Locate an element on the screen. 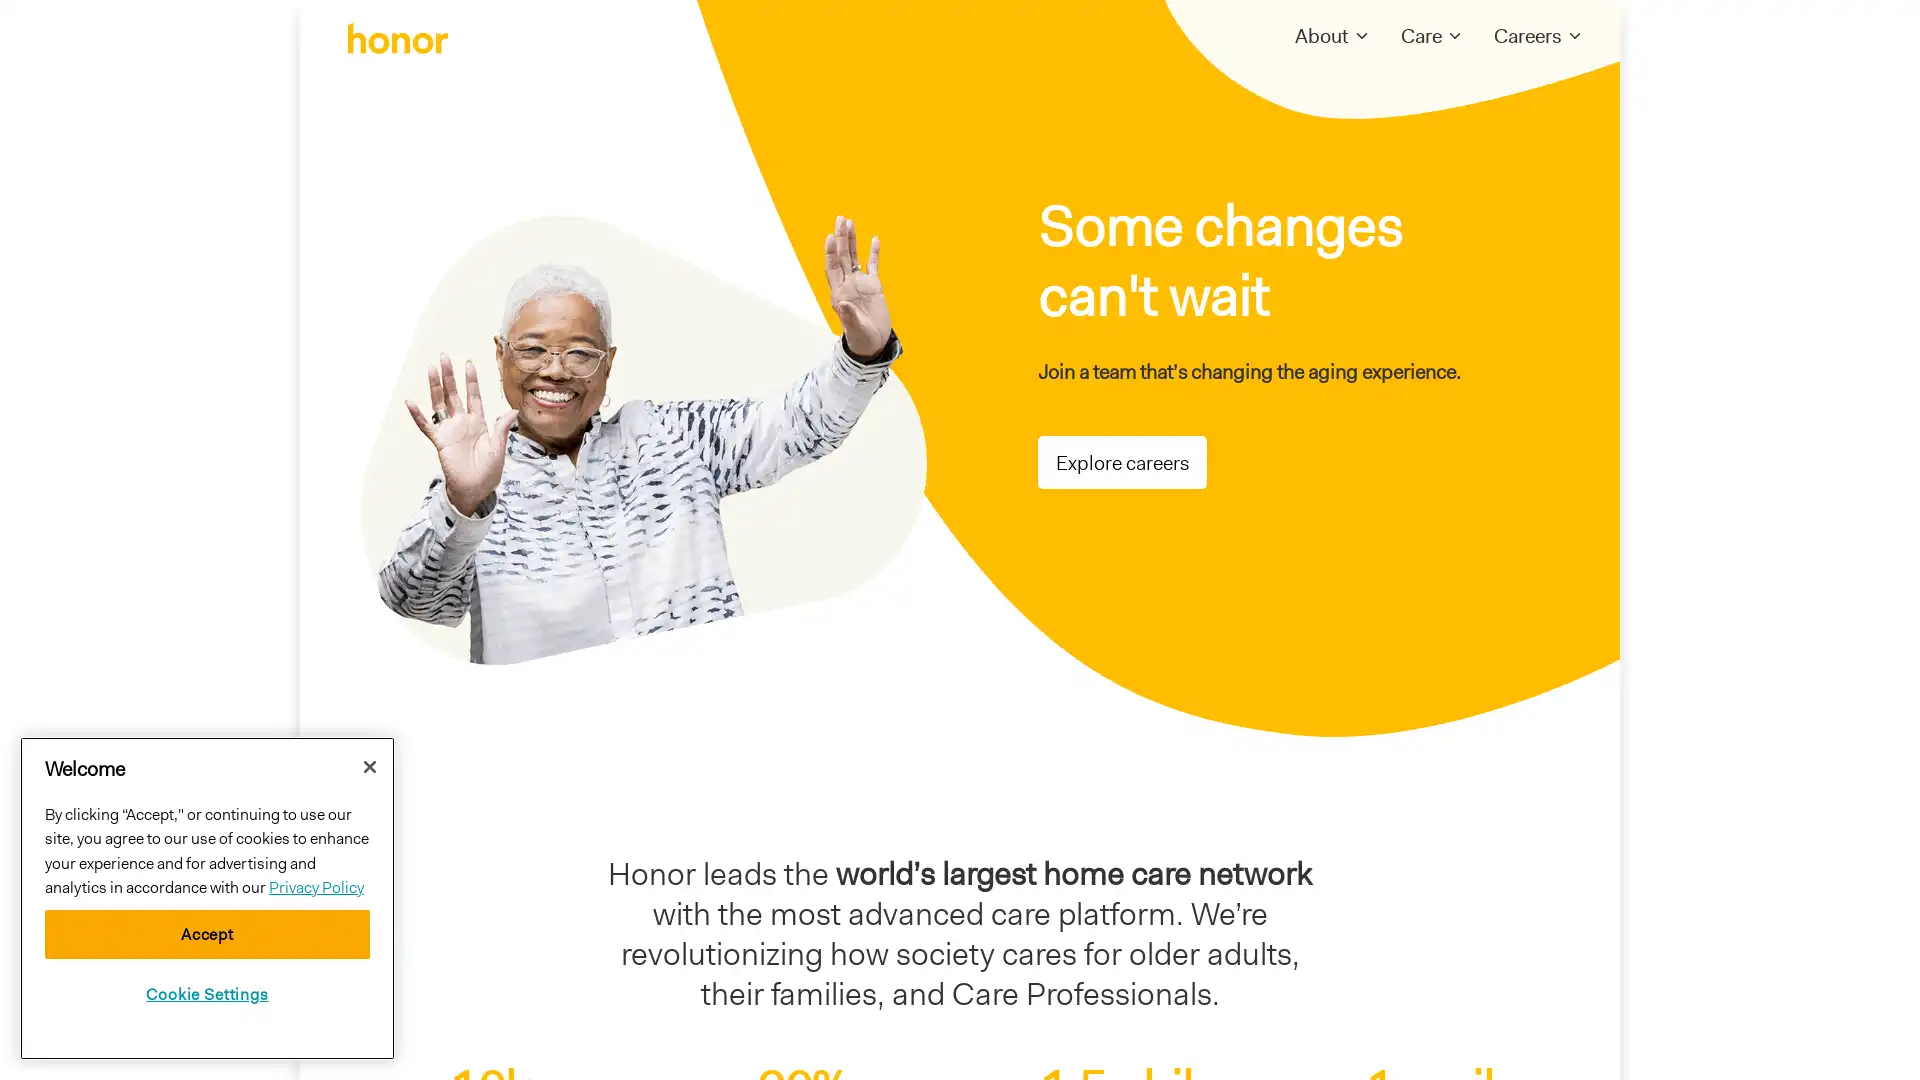 The height and width of the screenshot is (1080, 1920). Accept is located at coordinates (207, 934).